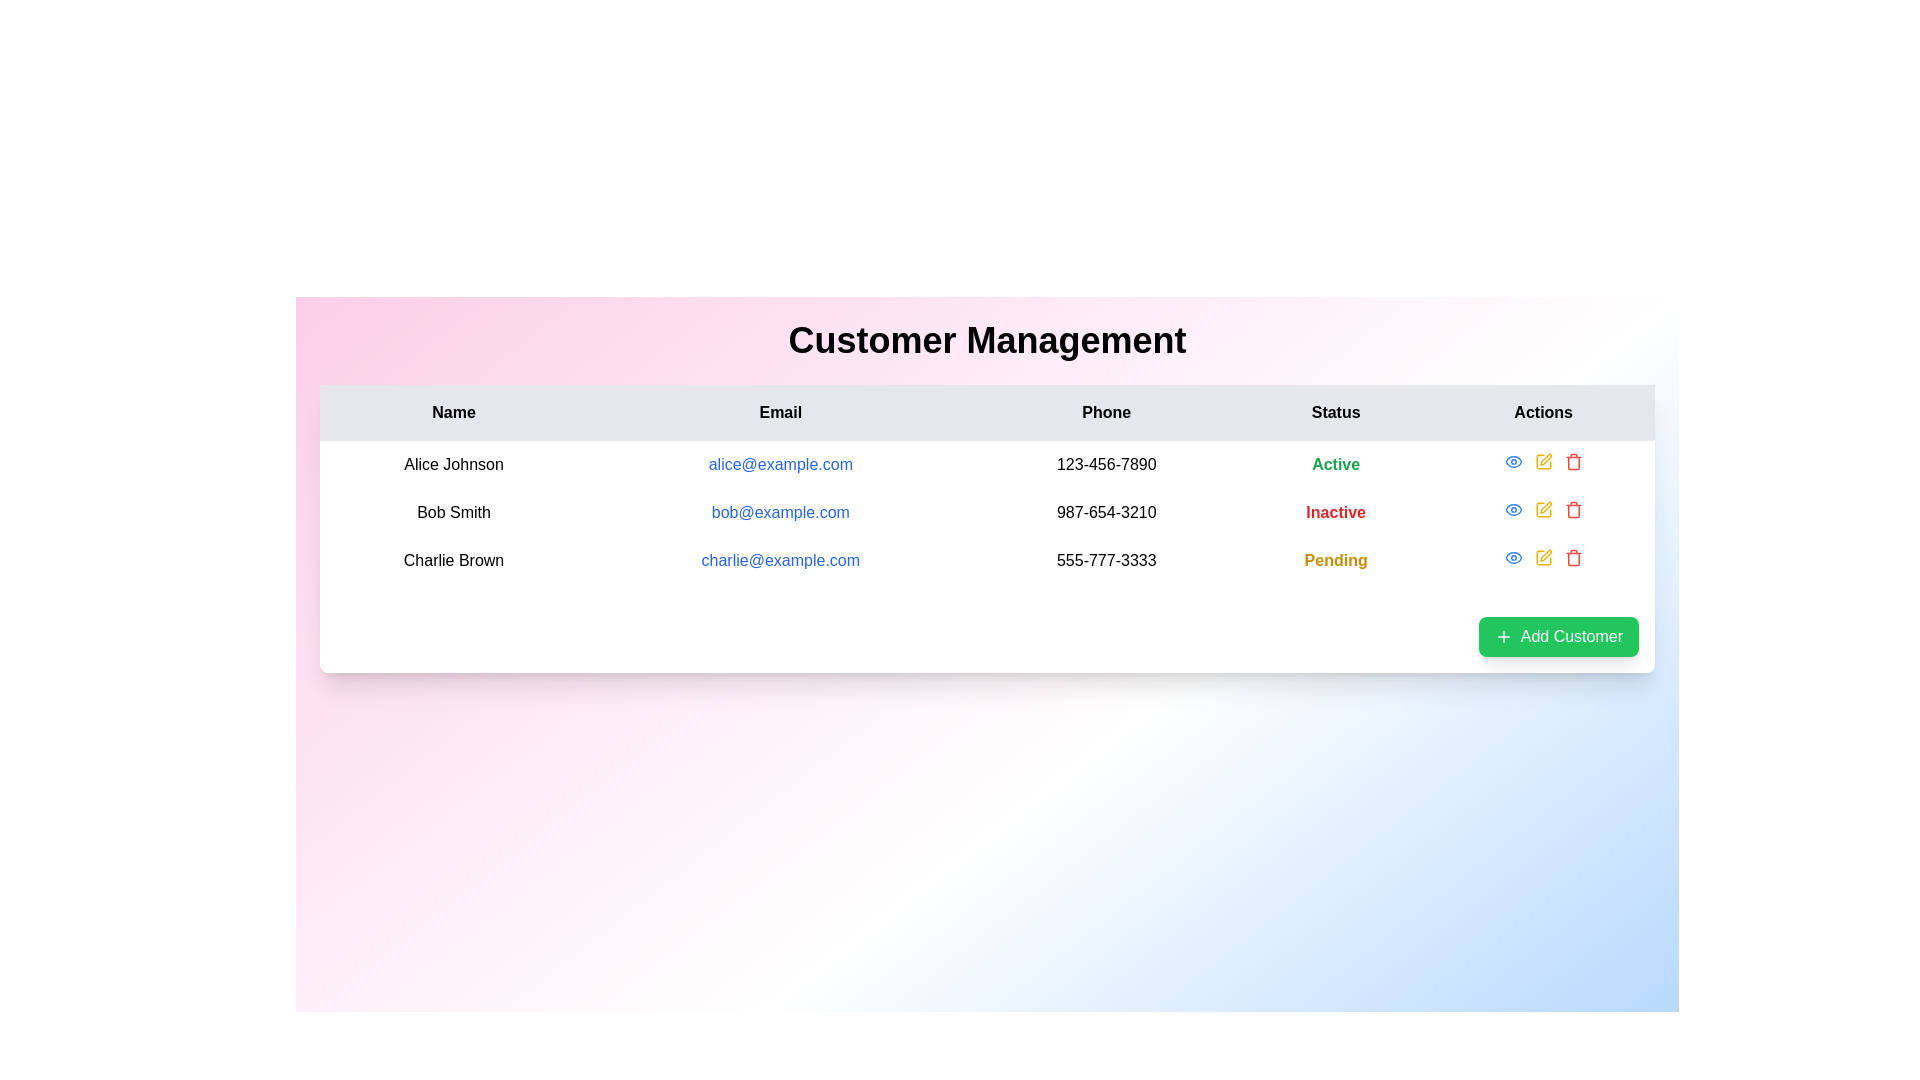 This screenshot has height=1080, width=1920. I want to click on the Text element displaying the user's contact phone number, located in the third cell of the first row, adjacent to the email address 'alice@example.com' and the status 'Active', so click(1105, 465).